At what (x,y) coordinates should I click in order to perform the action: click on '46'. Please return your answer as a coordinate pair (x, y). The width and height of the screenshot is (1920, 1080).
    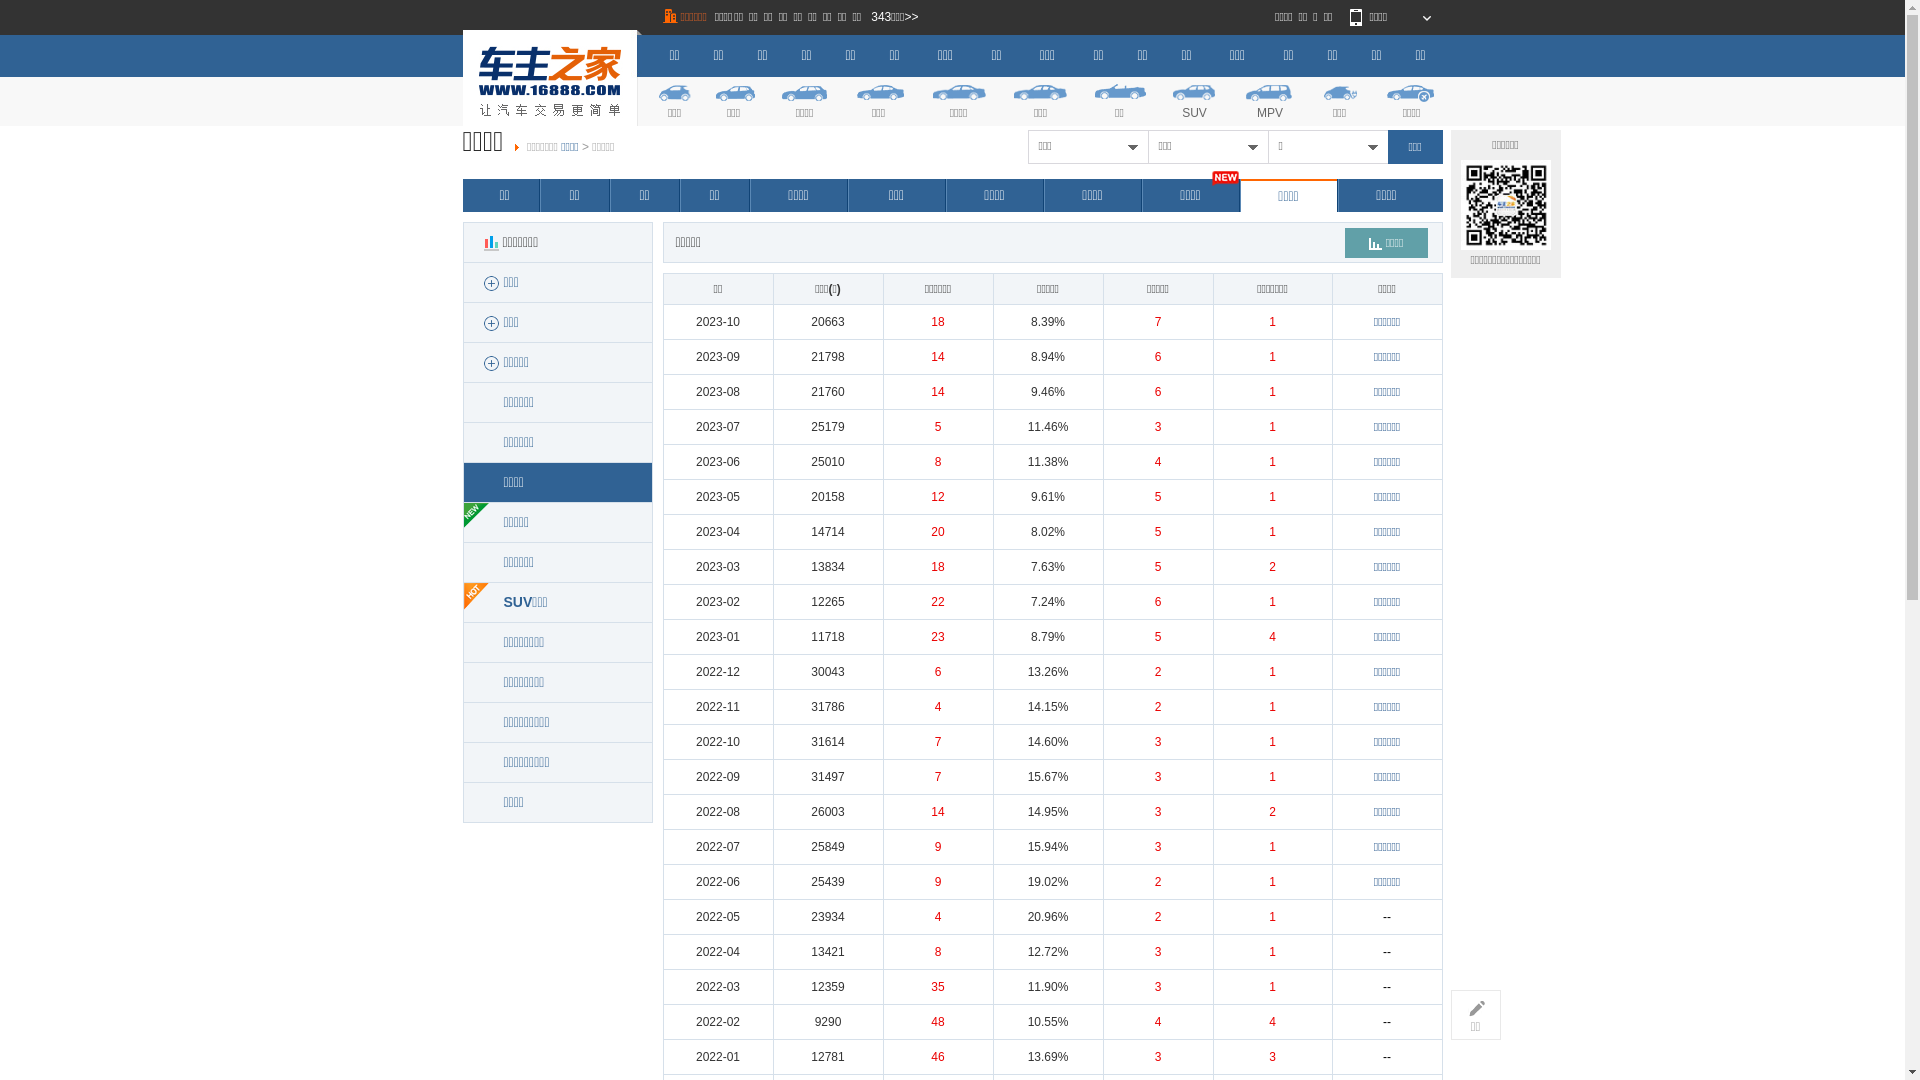
    Looking at the image, I should click on (930, 1055).